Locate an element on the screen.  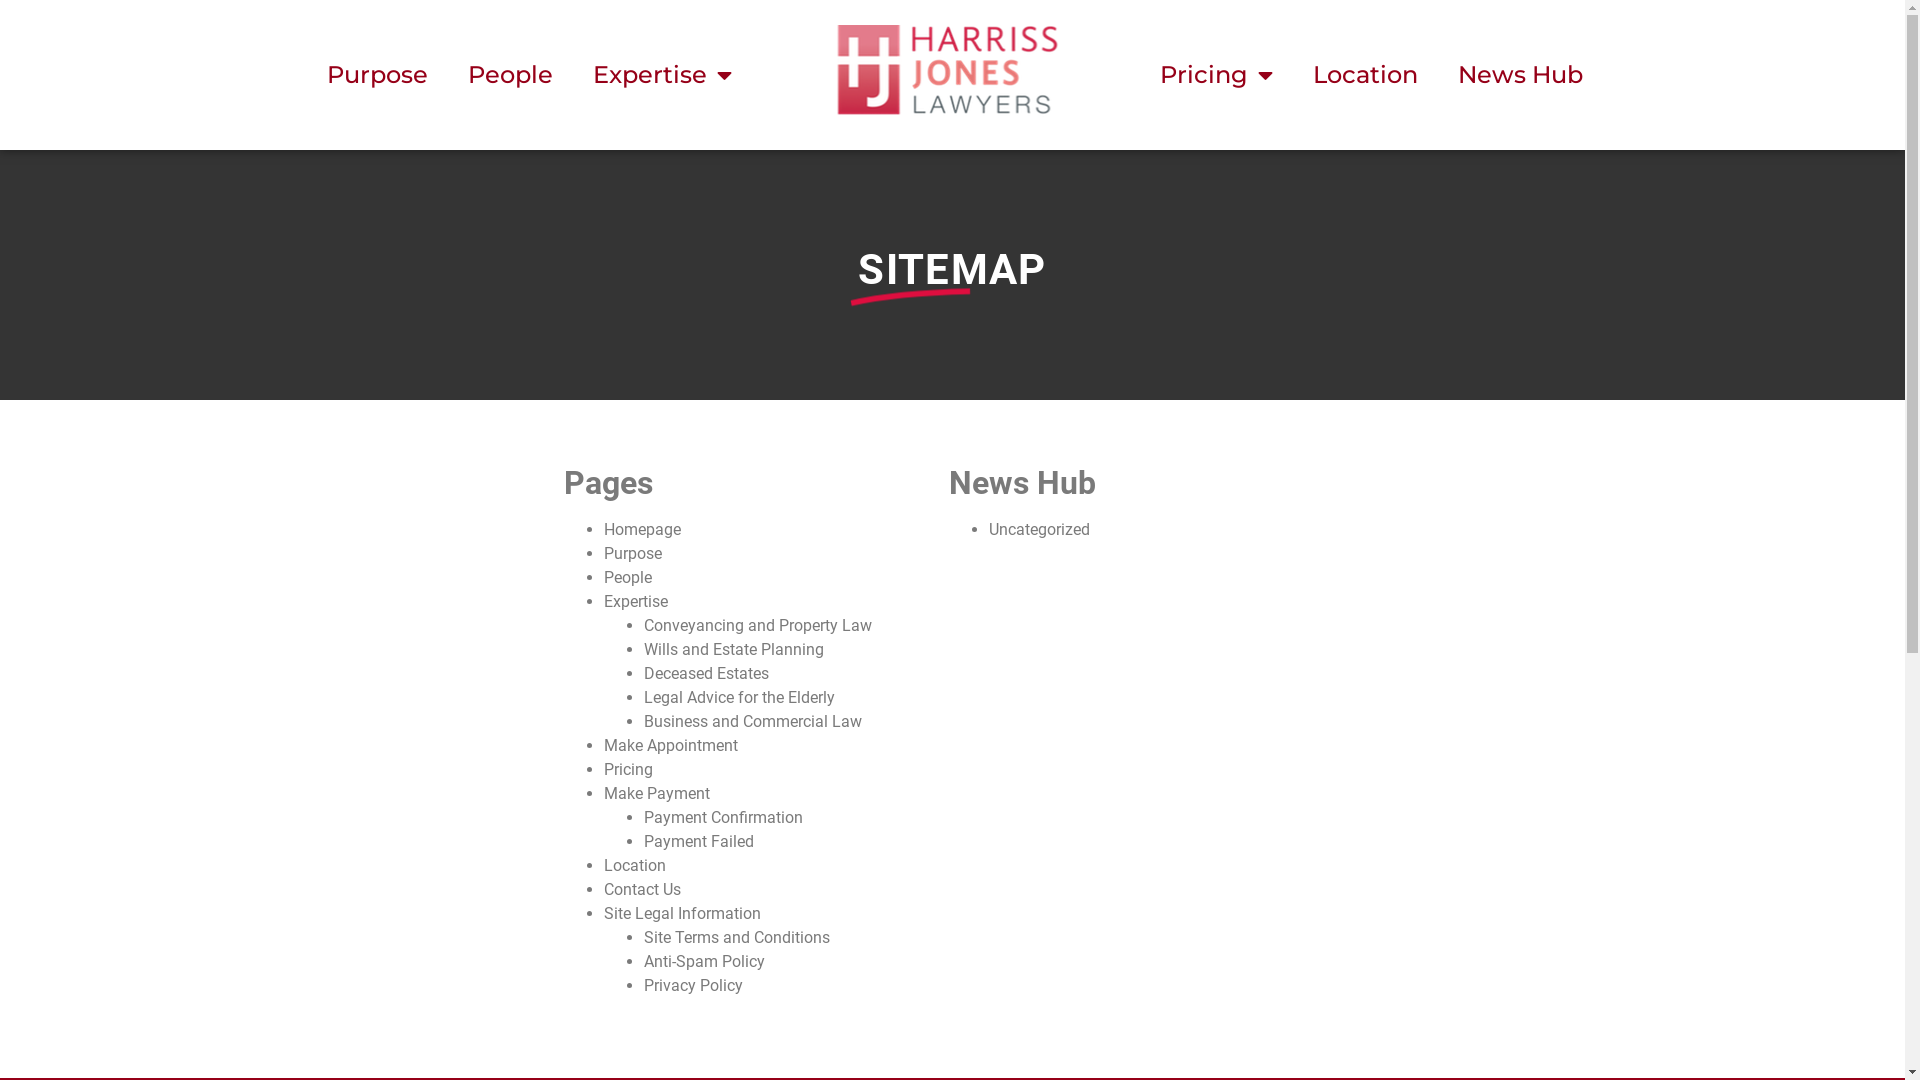
'Site Legal Information' is located at coordinates (682, 913).